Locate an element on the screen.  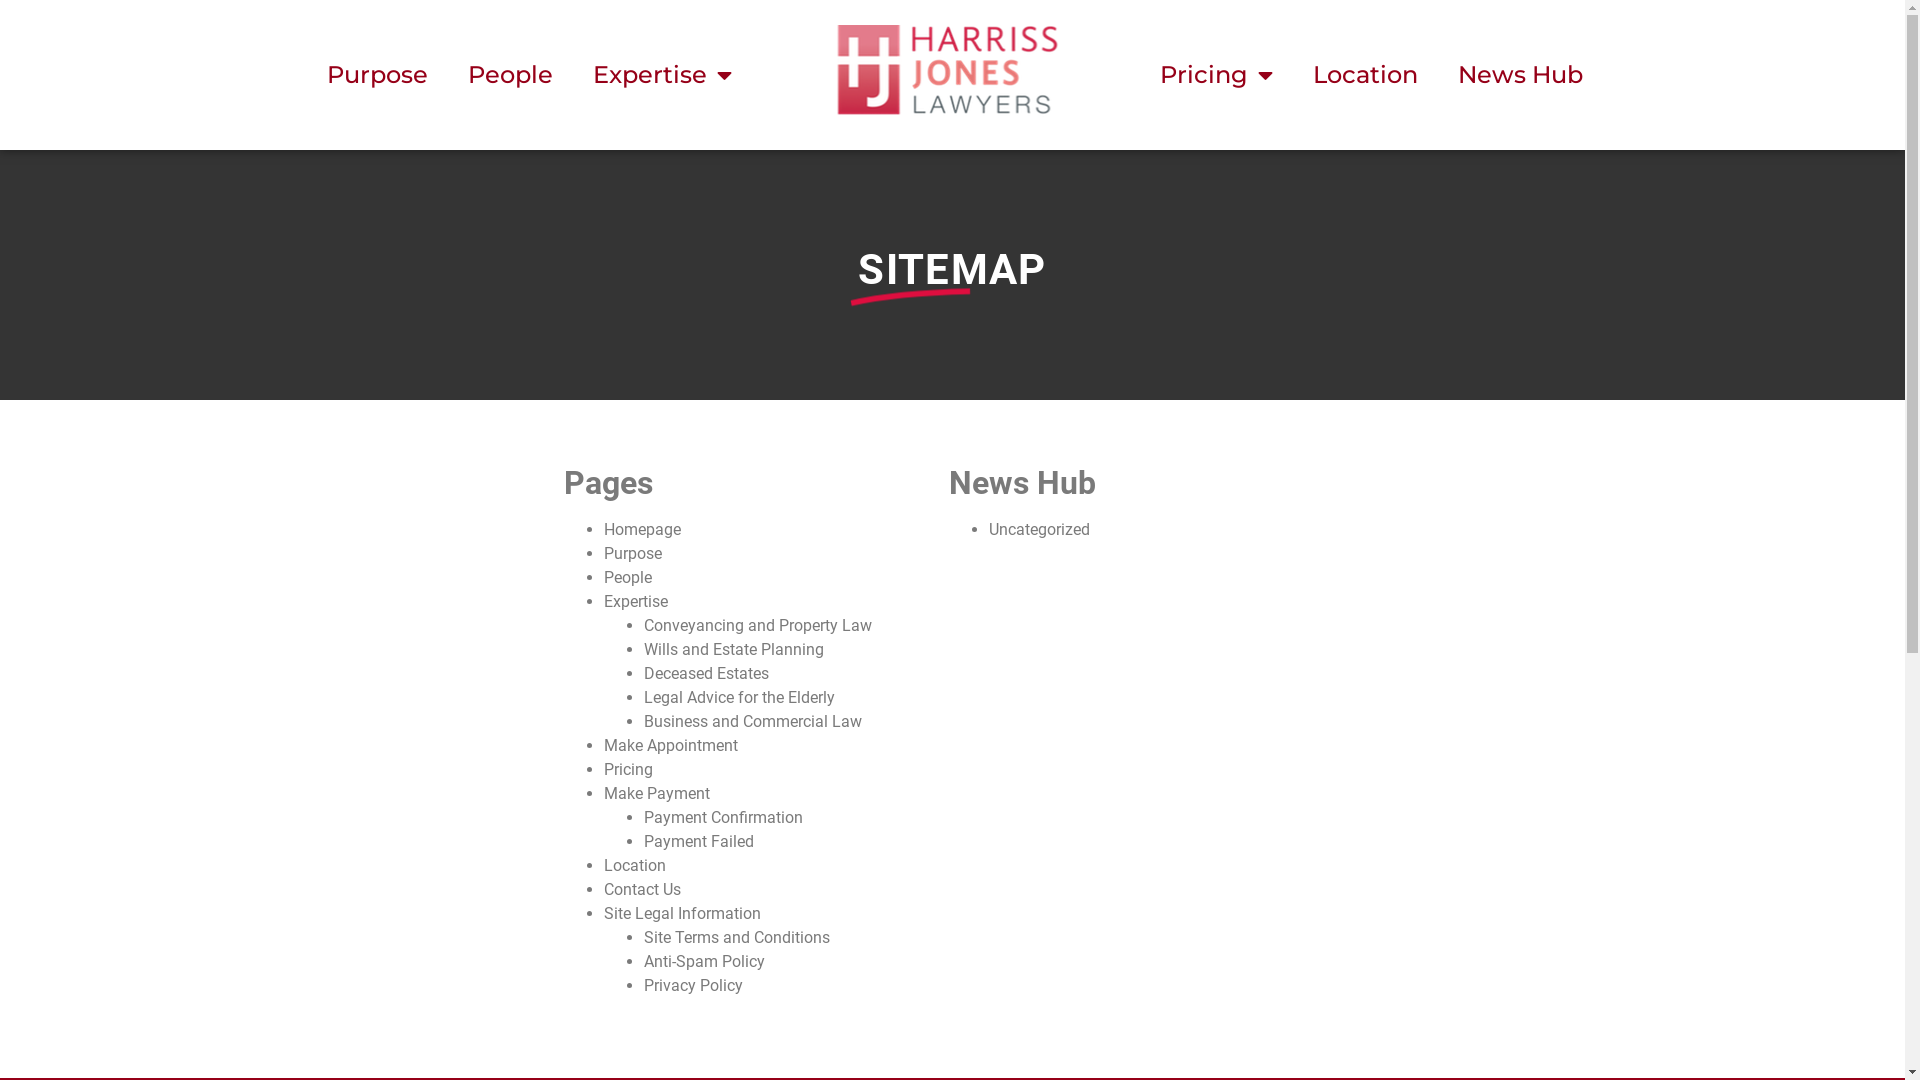
'Site Legal Information' is located at coordinates (682, 913).